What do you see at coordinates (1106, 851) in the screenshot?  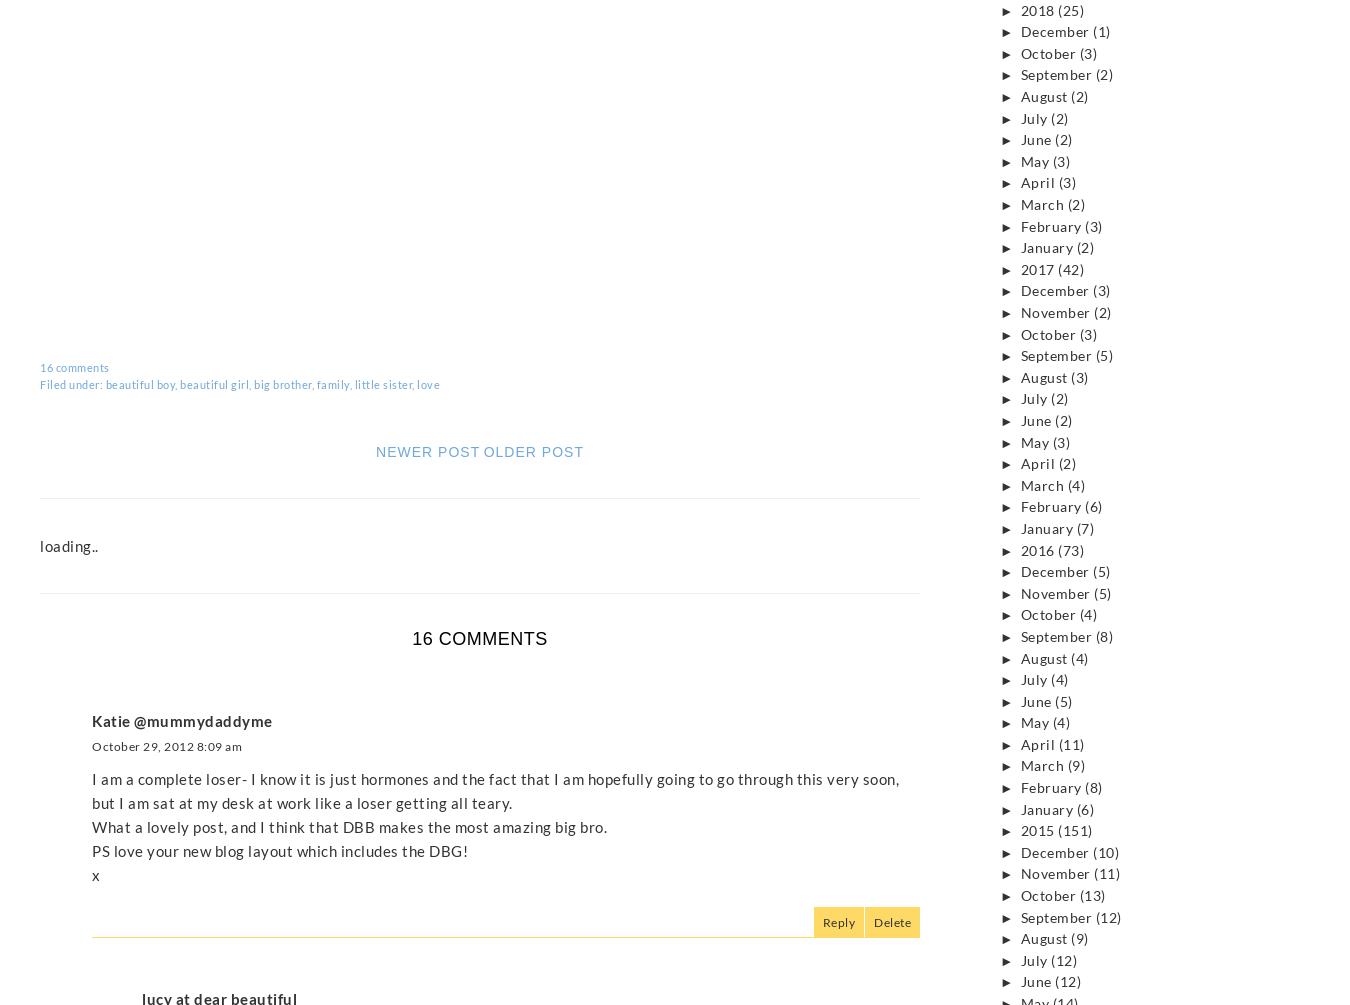 I see `'(10)'` at bounding box center [1106, 851].